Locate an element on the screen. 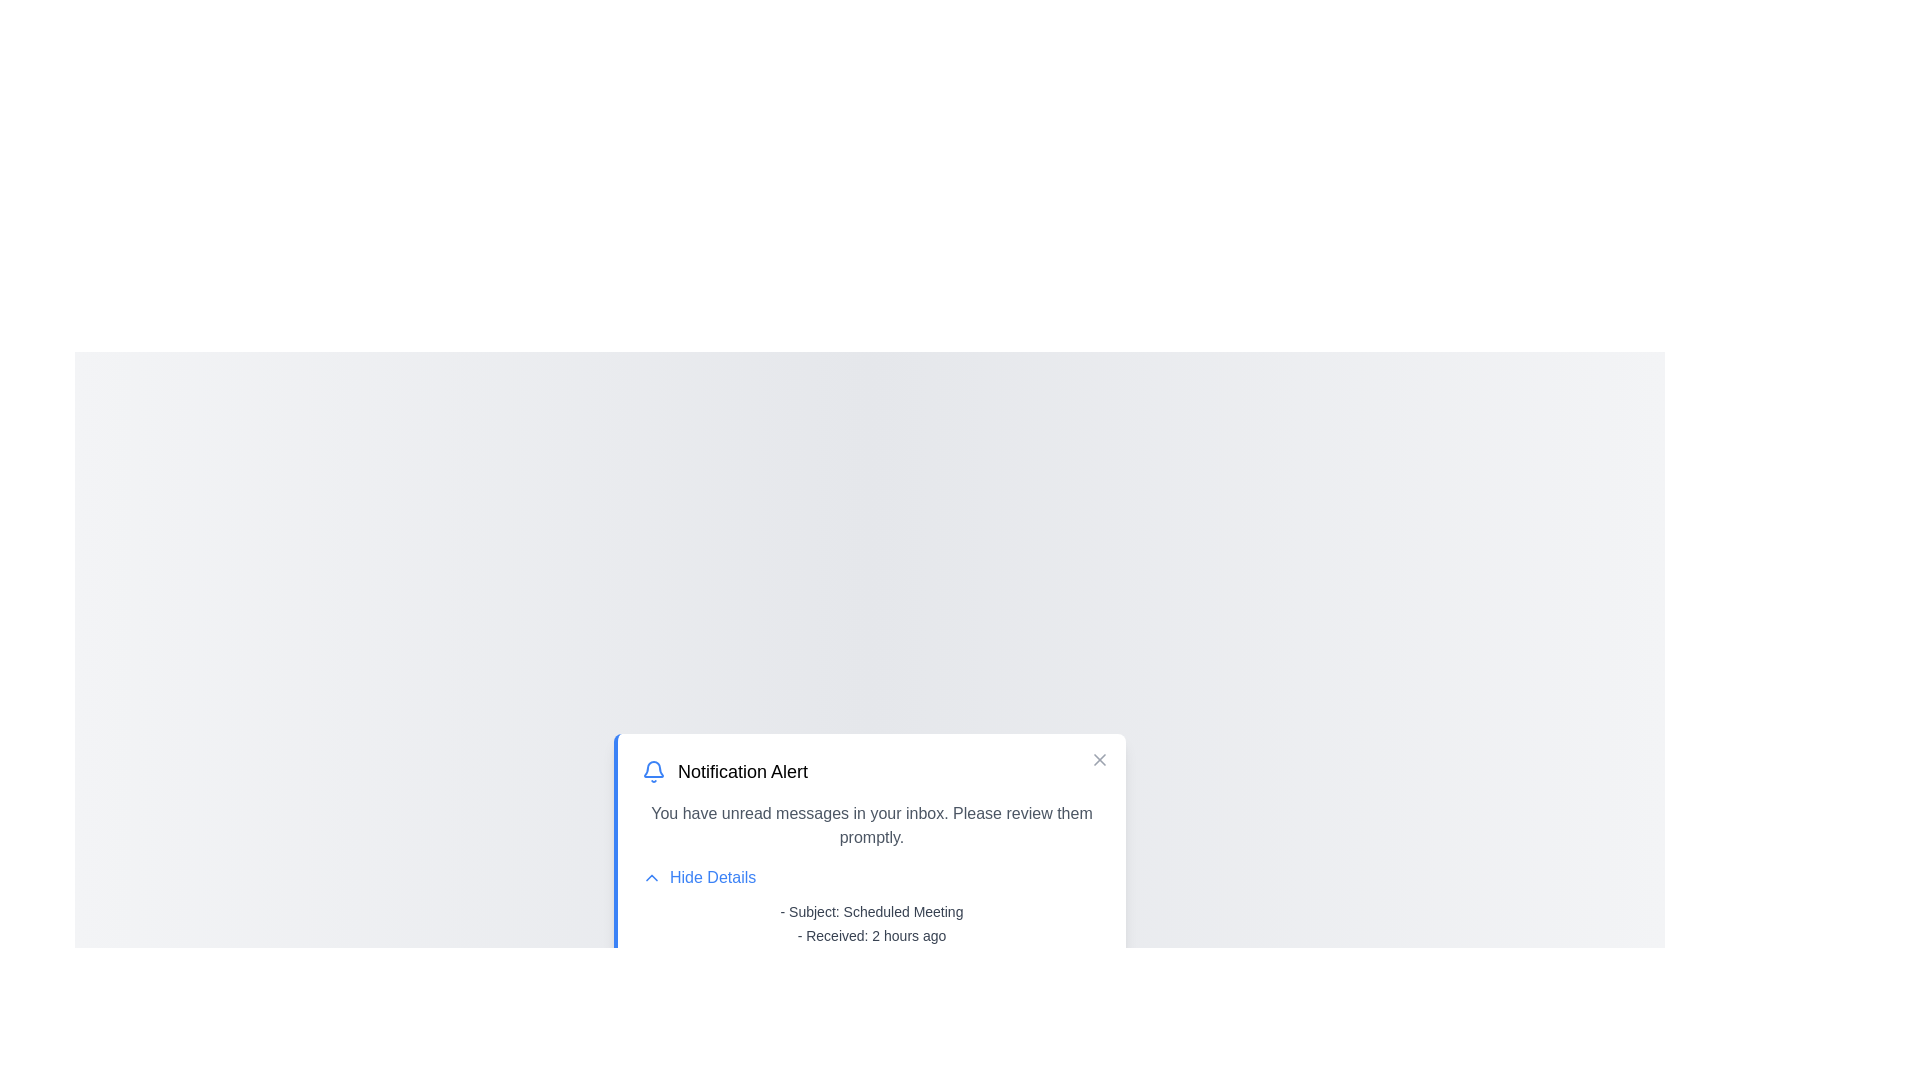 The image size is (1920, 1080). close button to dismiss the notification is located at coordinates (1098, 759).